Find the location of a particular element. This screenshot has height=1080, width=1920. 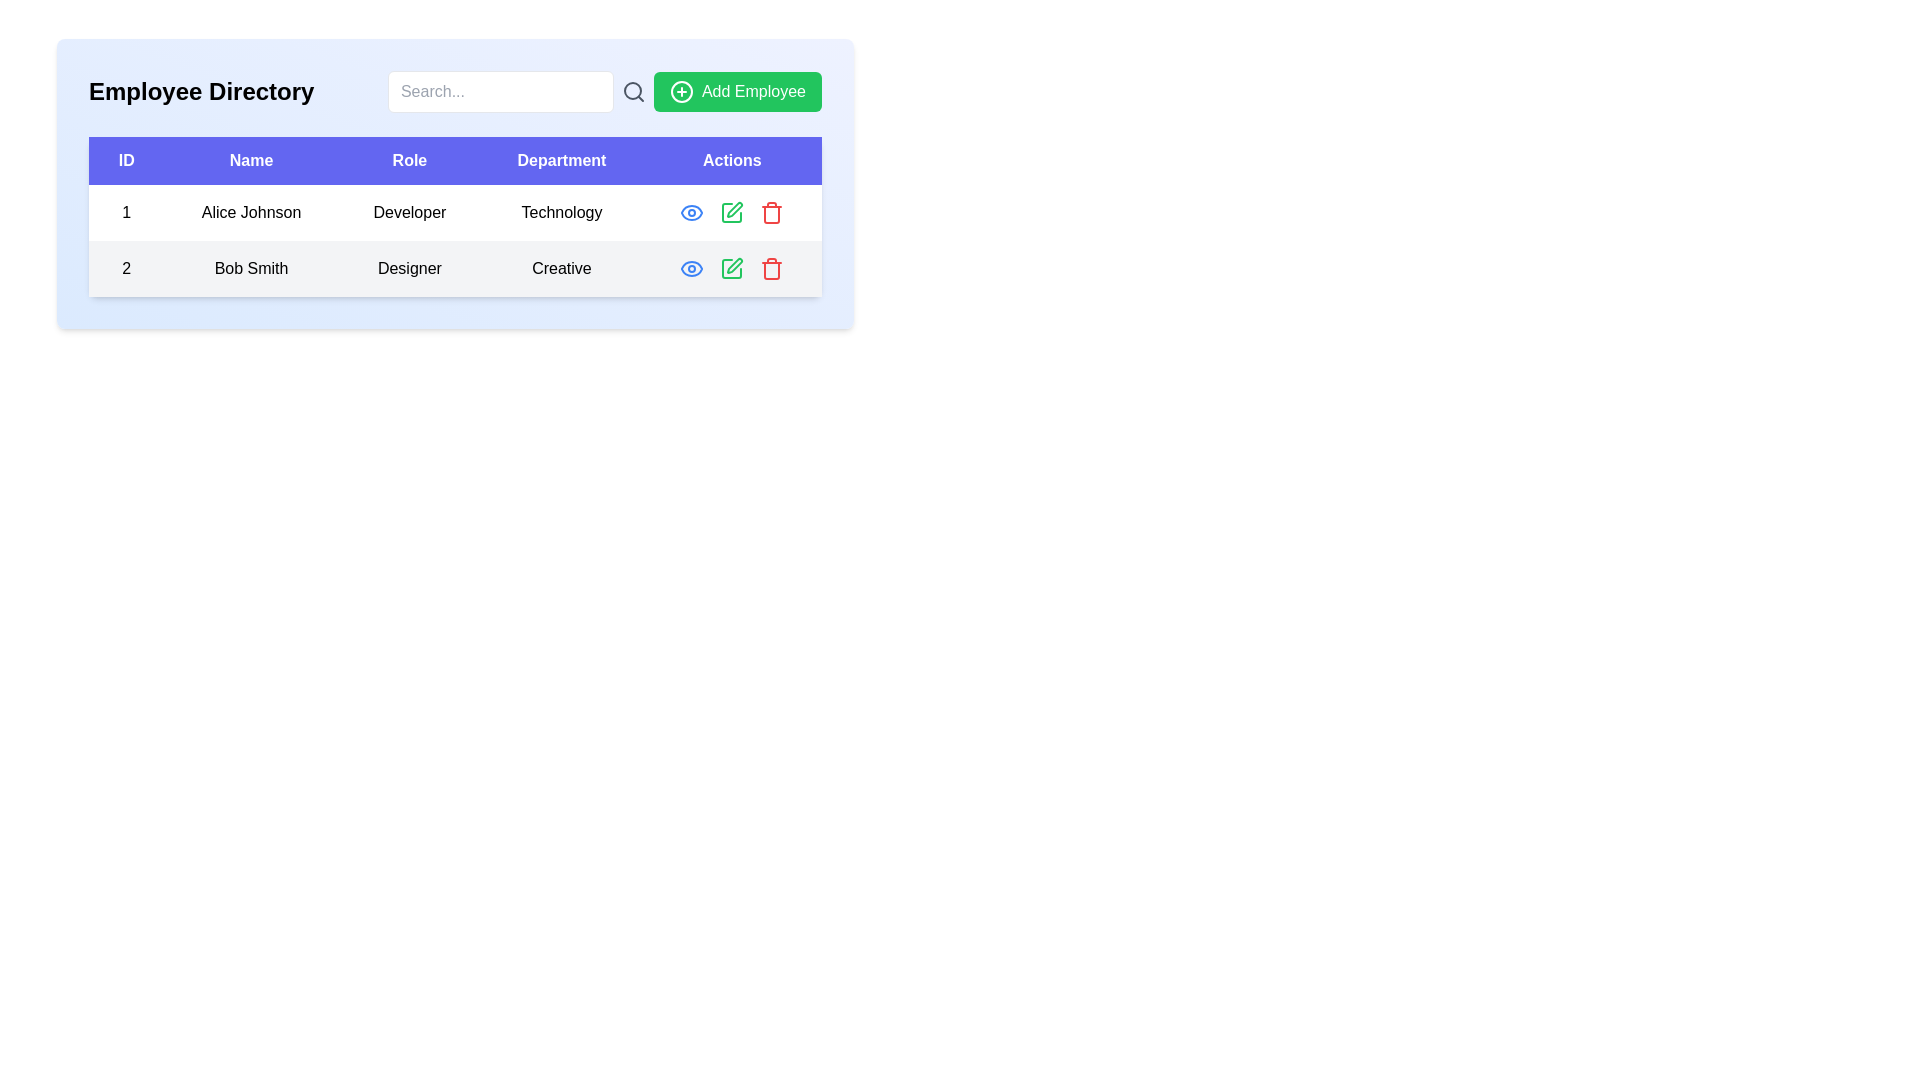

the table header labeled 'Actions', which is styled with white text on a purple background and is positioned in the upper-right area of the table header row is located at coordinates (731, 160).